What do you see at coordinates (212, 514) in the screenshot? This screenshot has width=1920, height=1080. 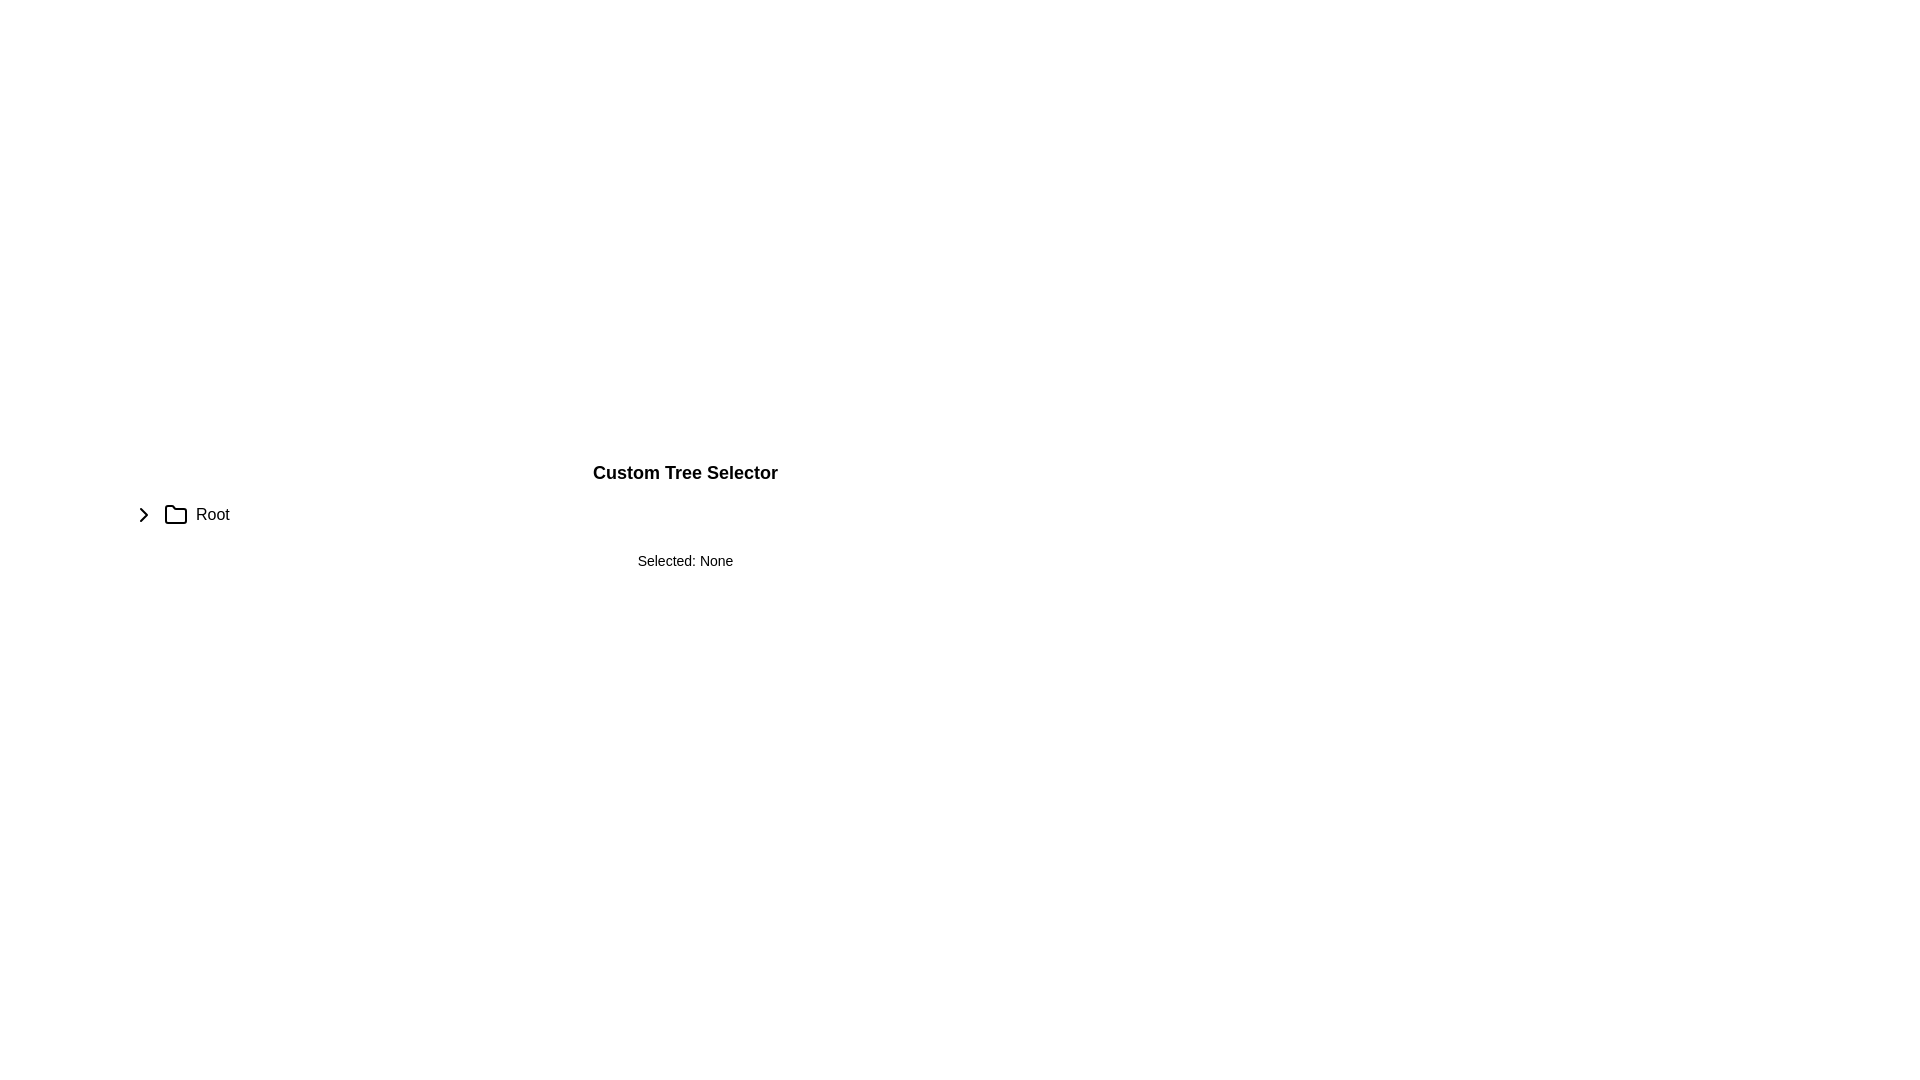 I see `the text label that indicates the name or designation of the associated folder or section, located immediately to the right of a folder icon` at bounding box center [212, 514].